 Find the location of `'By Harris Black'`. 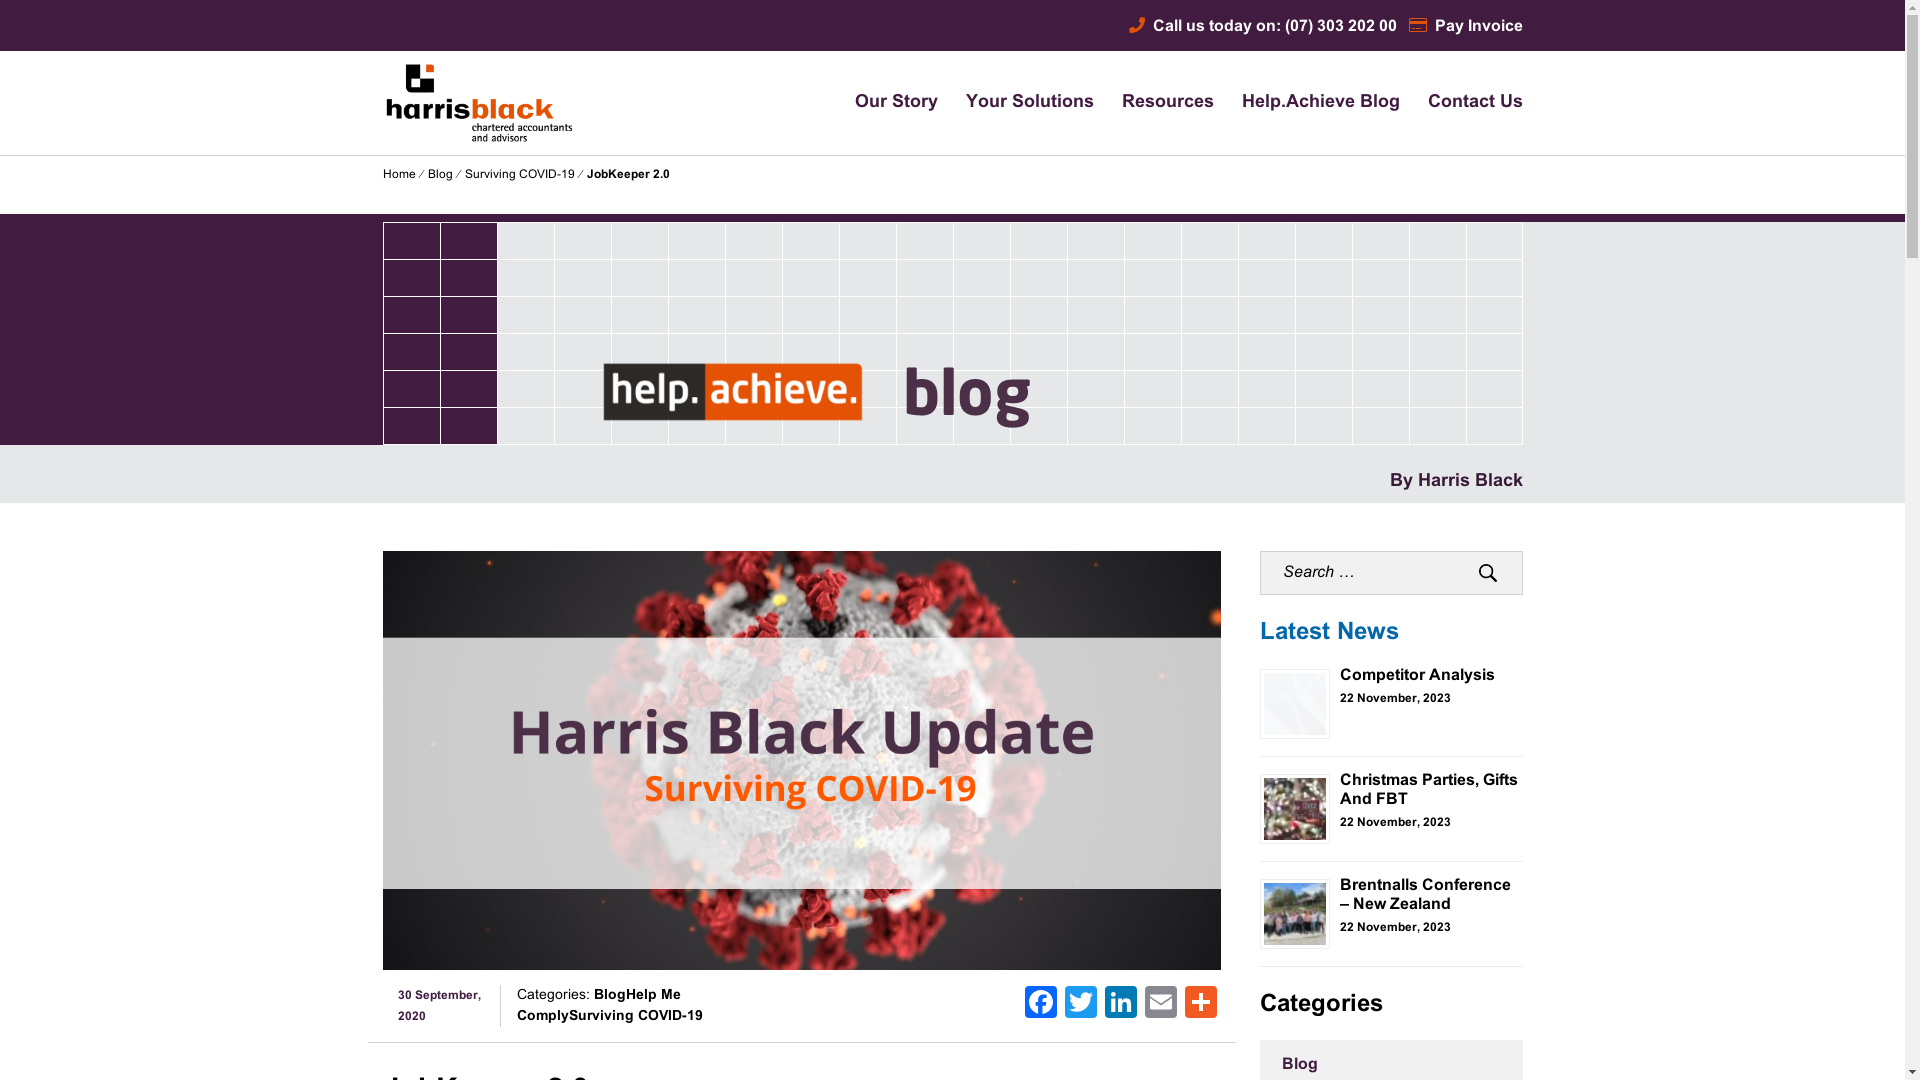

'By Harris Black' is located at coordinates (1456, 481).